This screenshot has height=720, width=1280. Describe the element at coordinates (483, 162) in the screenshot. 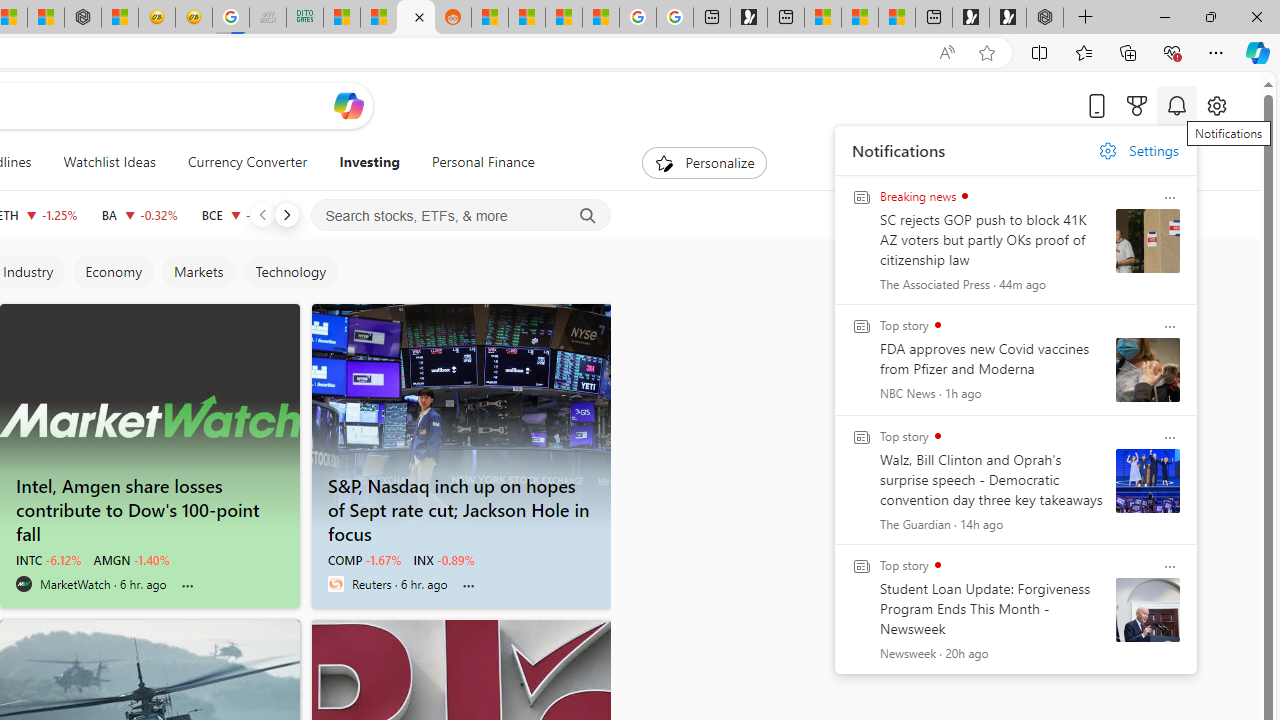

I see `'Personal Finance'` at that location.